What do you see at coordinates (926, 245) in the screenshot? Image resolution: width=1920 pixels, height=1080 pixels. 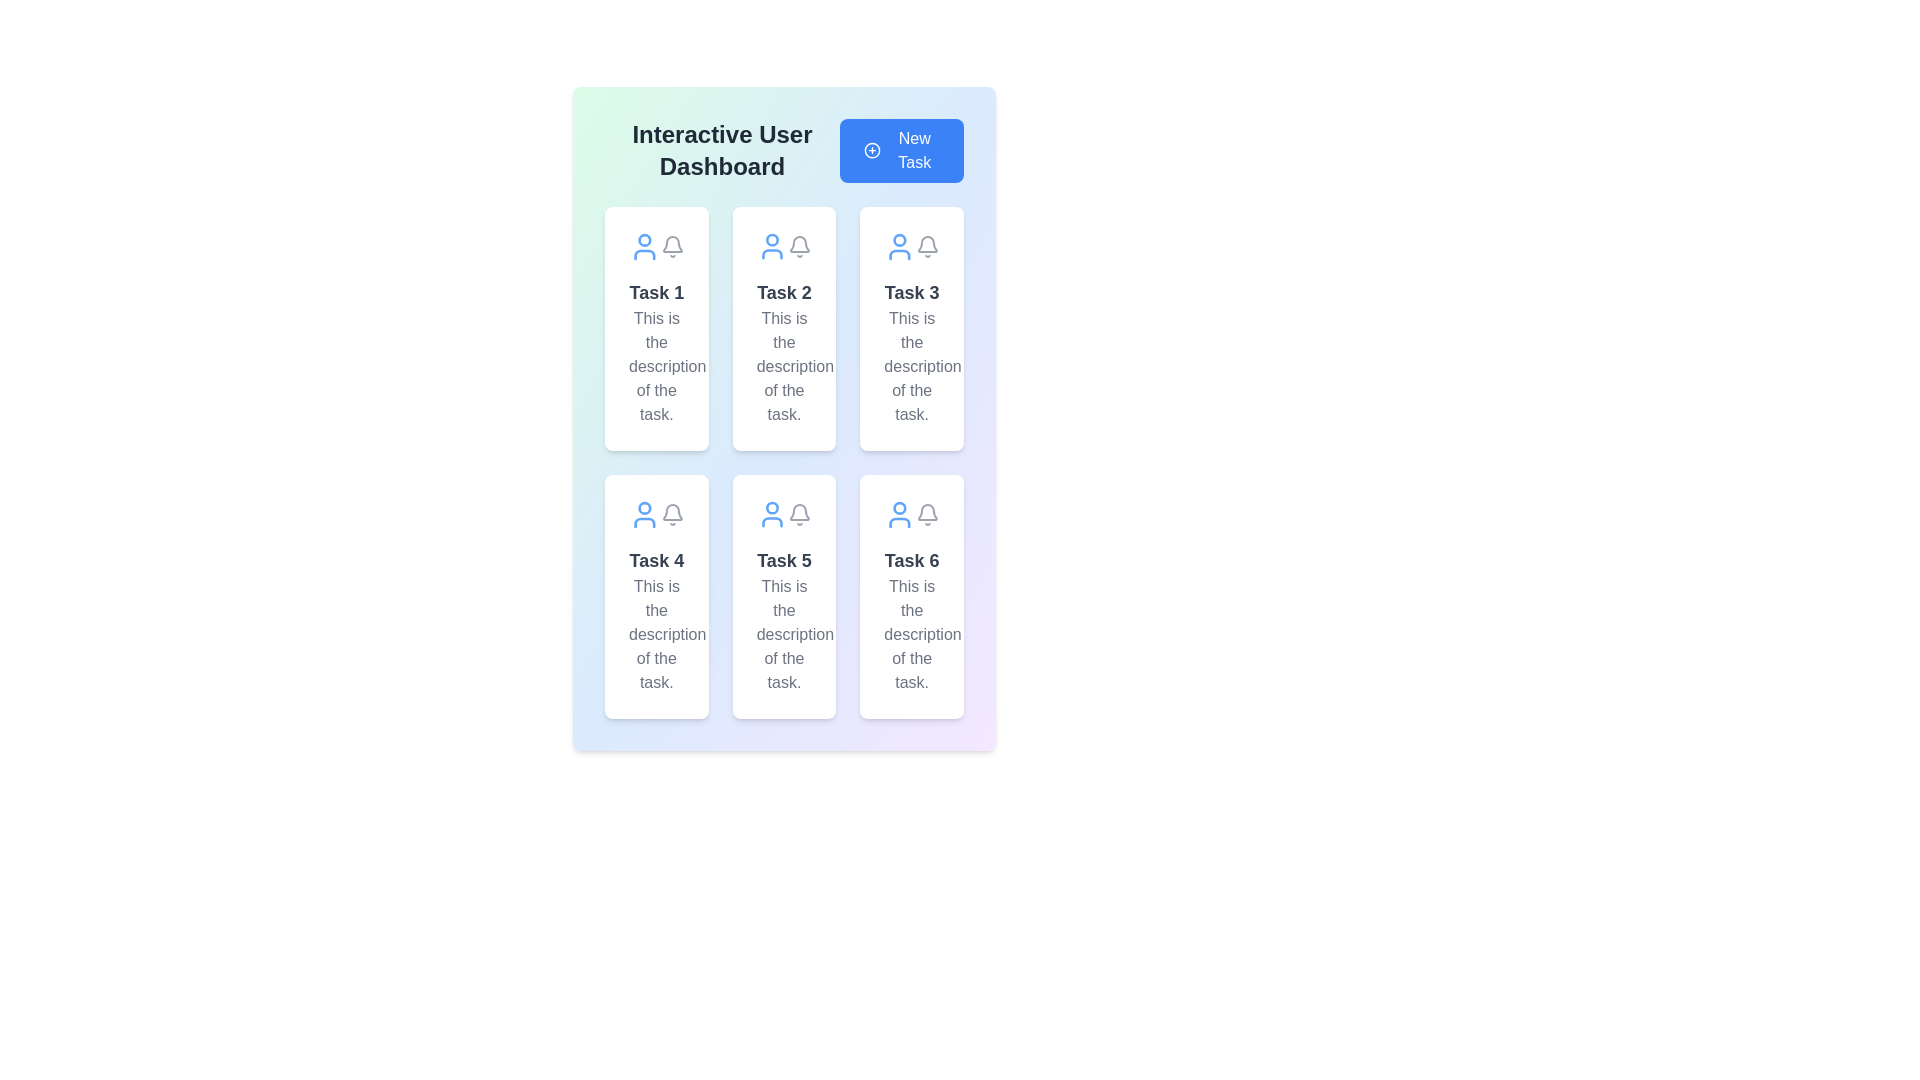 I see `the notification icon located on the right side of the user icon in the top-right section of the page` at bounding box center [926, 245].